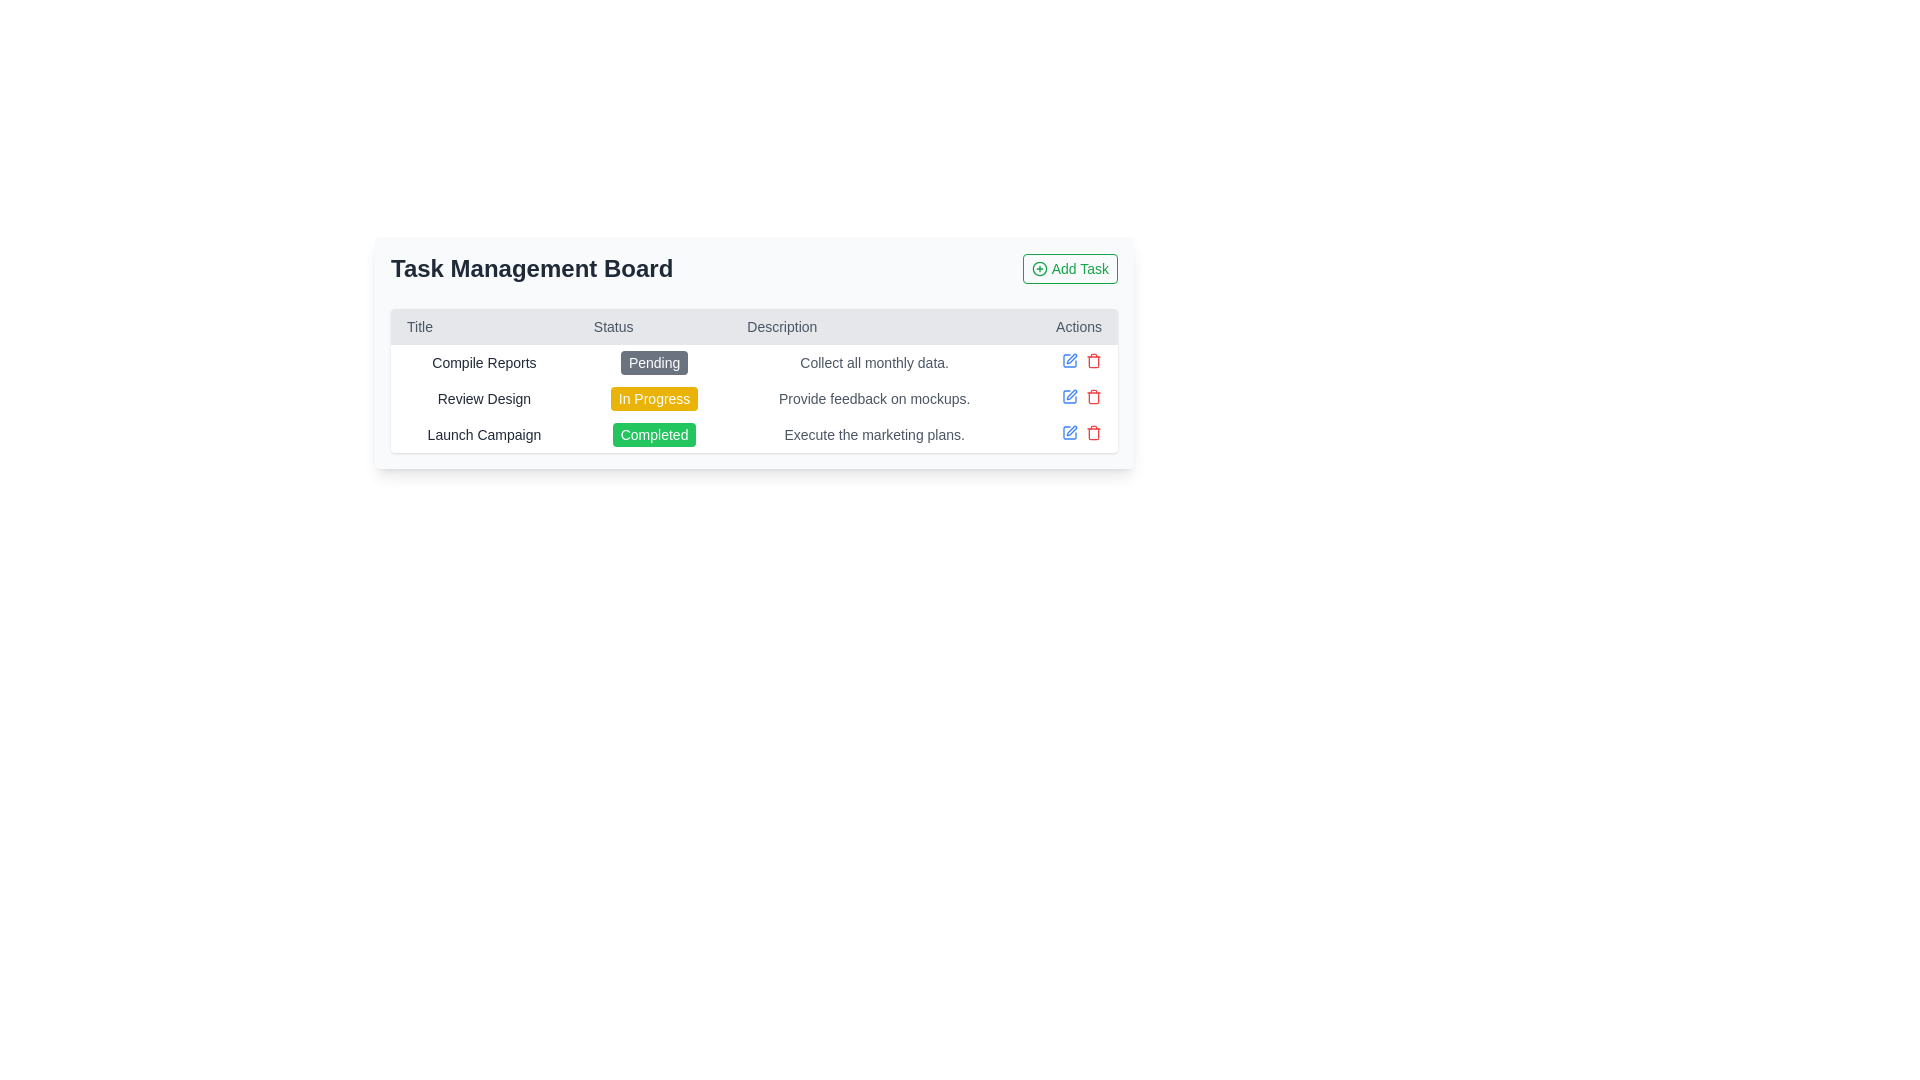 The image size is (1920, 1080). What do you see at coordinates (654, 434) in the screenshot?
I see `the 'Completed' label with white text on a green background in the 'Status' column of the third row in the 'Task Management Board' table, aligned with the task entry 'Launch Campaign'` at bounding box center [654, 434].